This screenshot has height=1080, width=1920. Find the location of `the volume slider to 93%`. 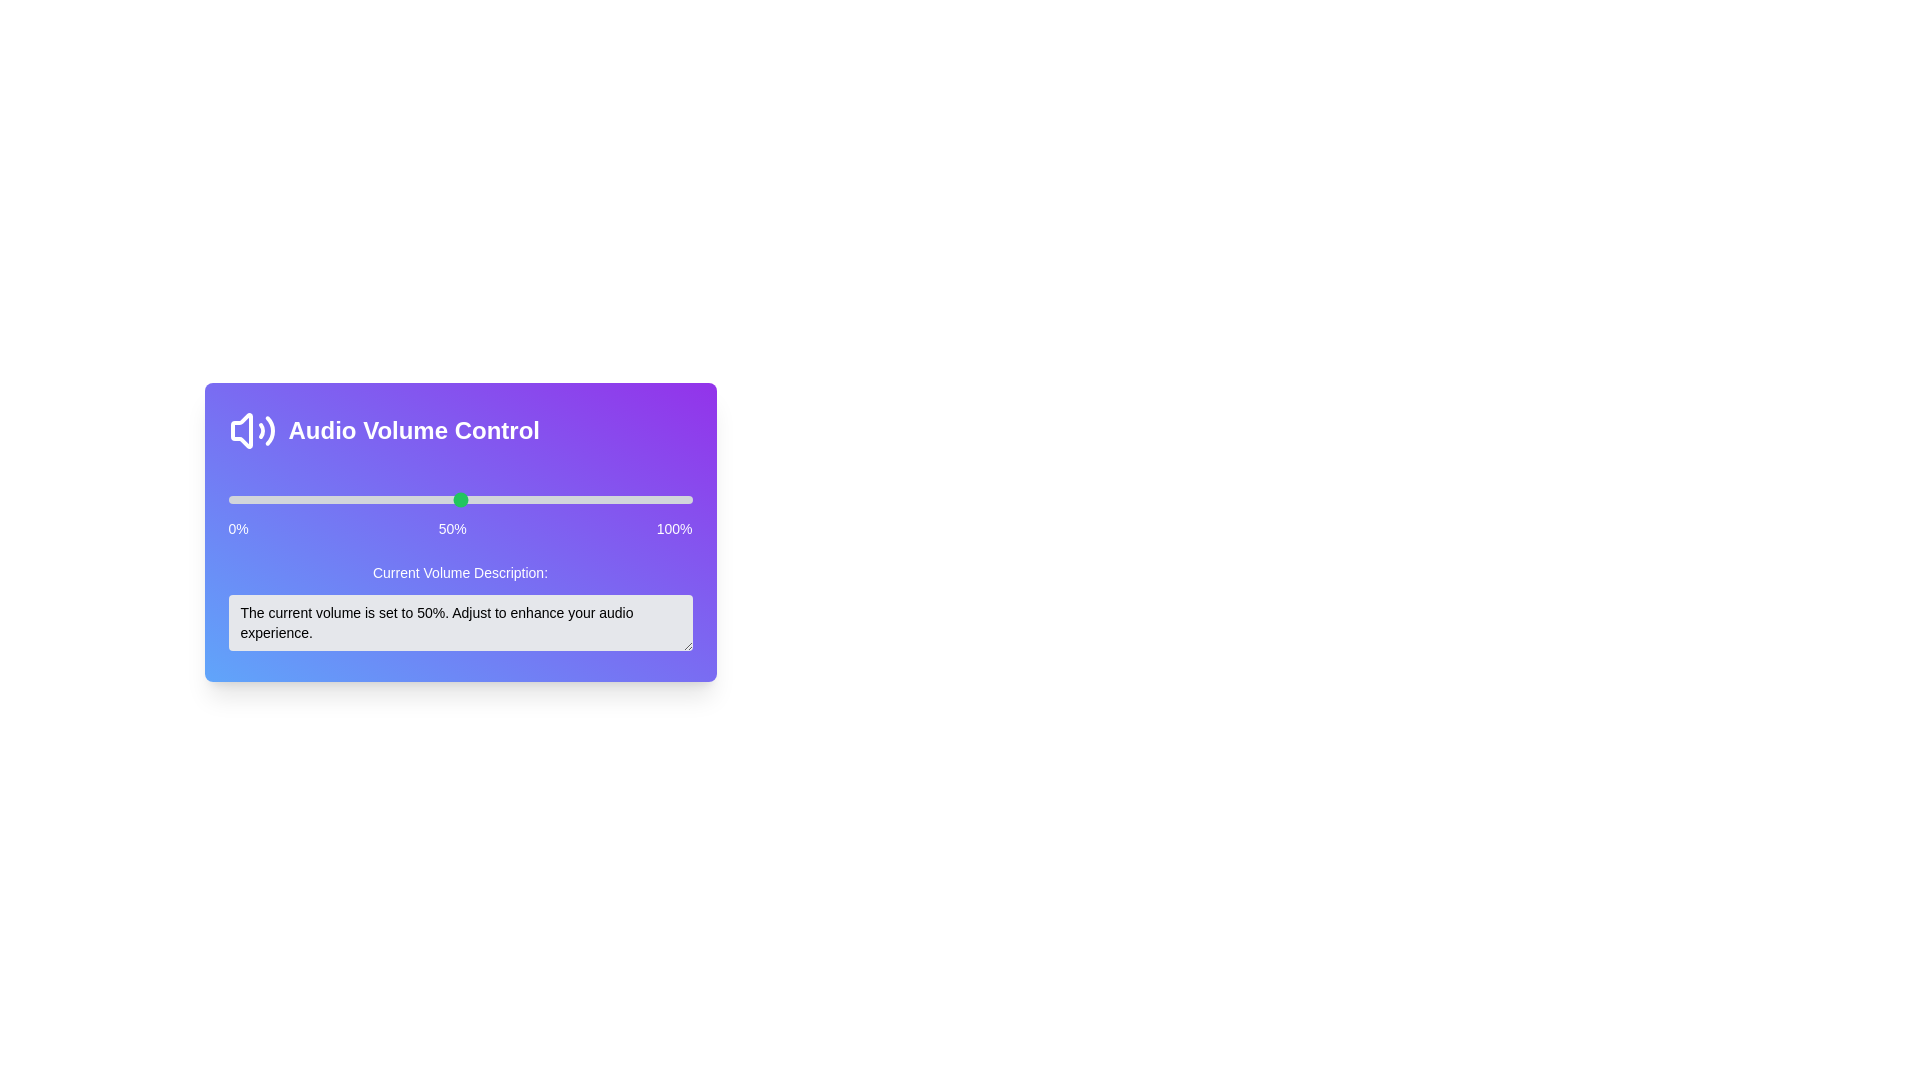

the volume slider to 93% is located at coordinates (660, 499).